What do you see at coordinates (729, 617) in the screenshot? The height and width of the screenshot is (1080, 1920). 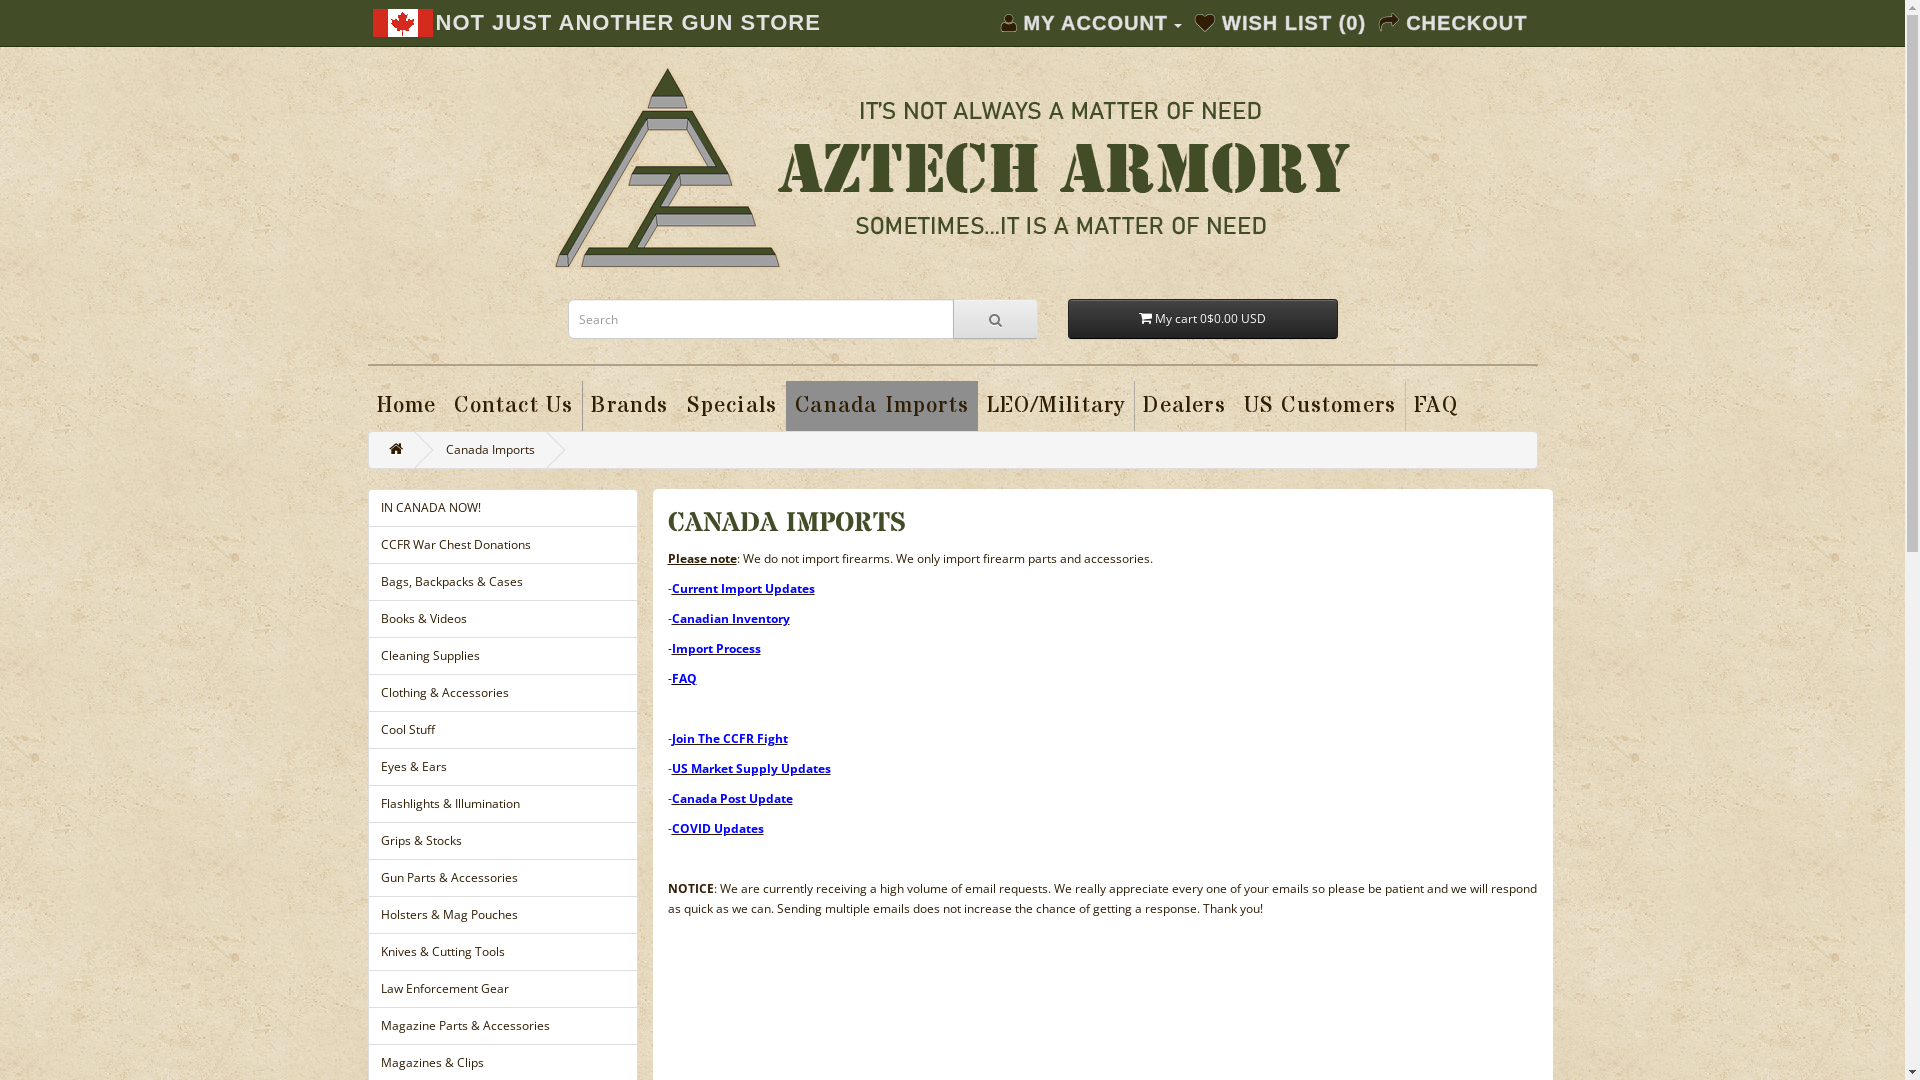 I see `'Canadian Inventory'` at bounding box center [729, 617].